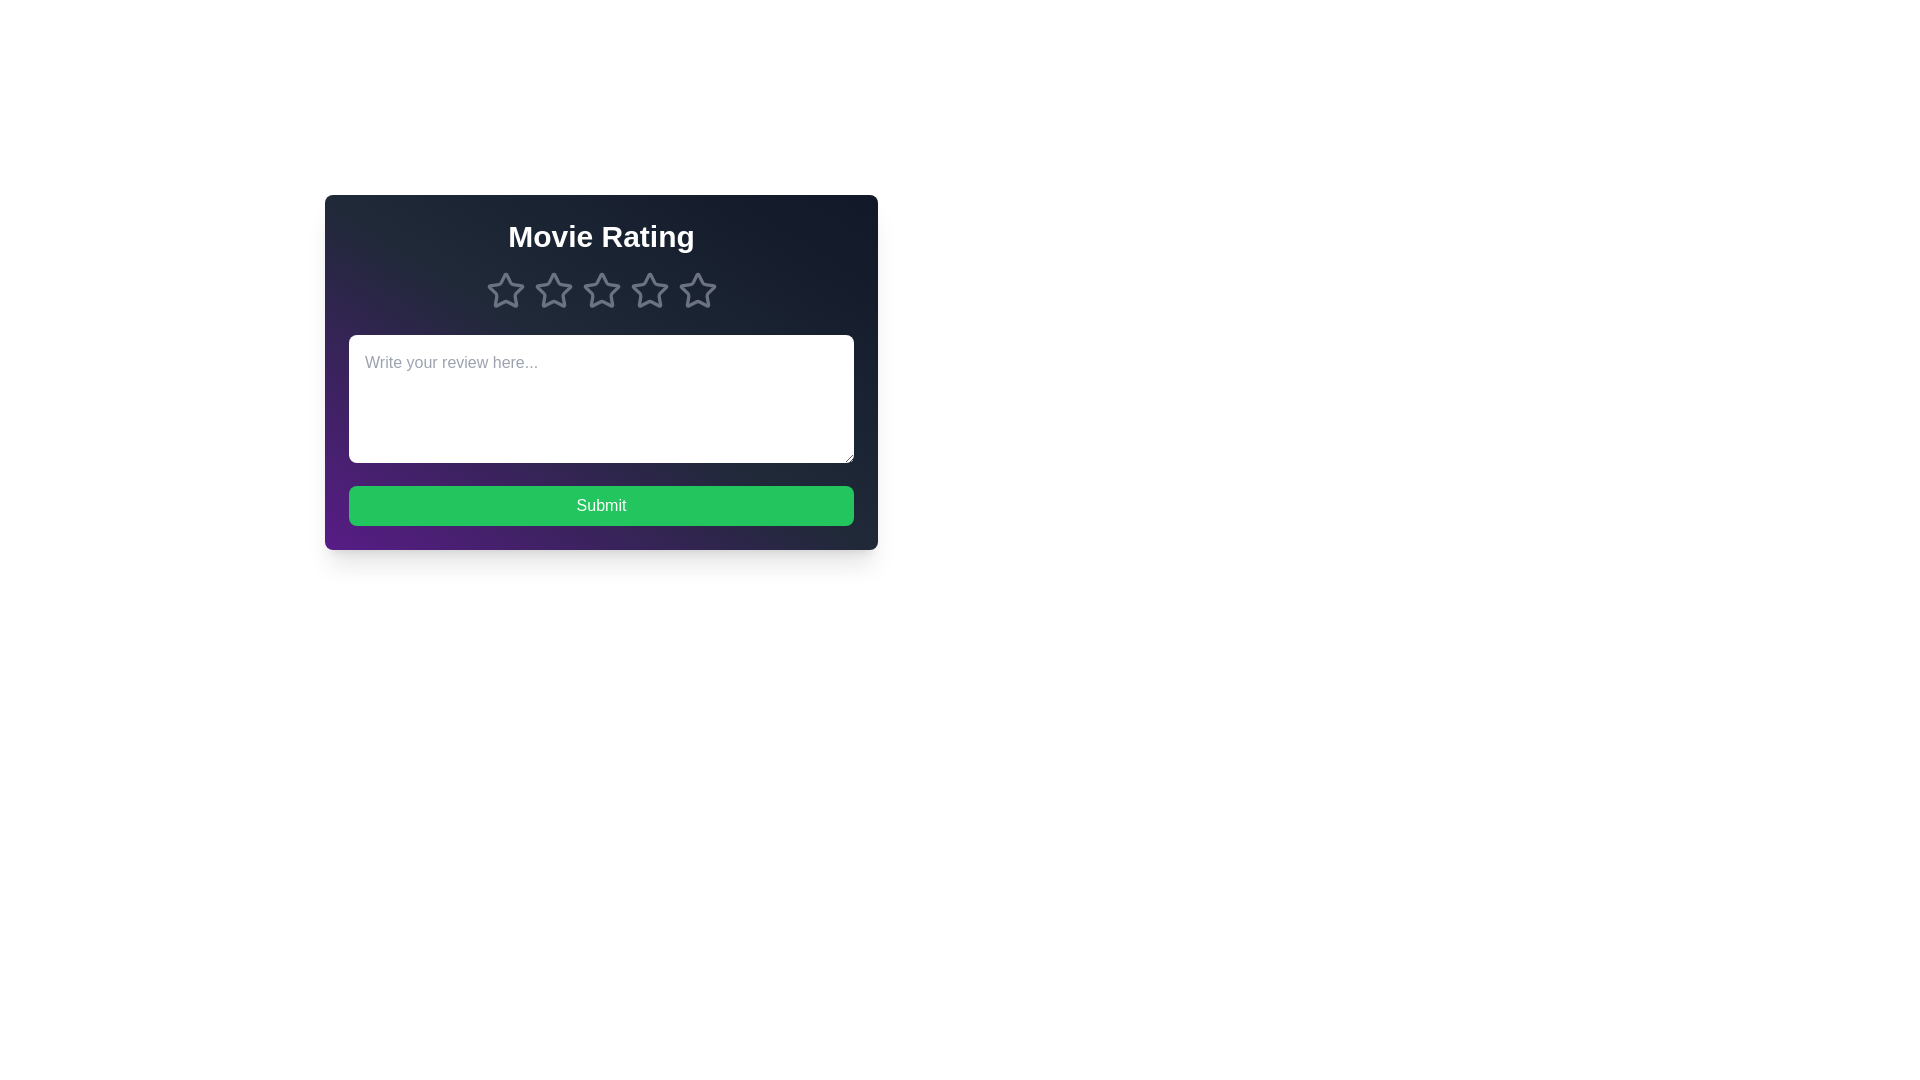 The height and width of the screenshot is (1080, 1920). I want to click on the 'Submit' button to submit the review, so click(600, 504).